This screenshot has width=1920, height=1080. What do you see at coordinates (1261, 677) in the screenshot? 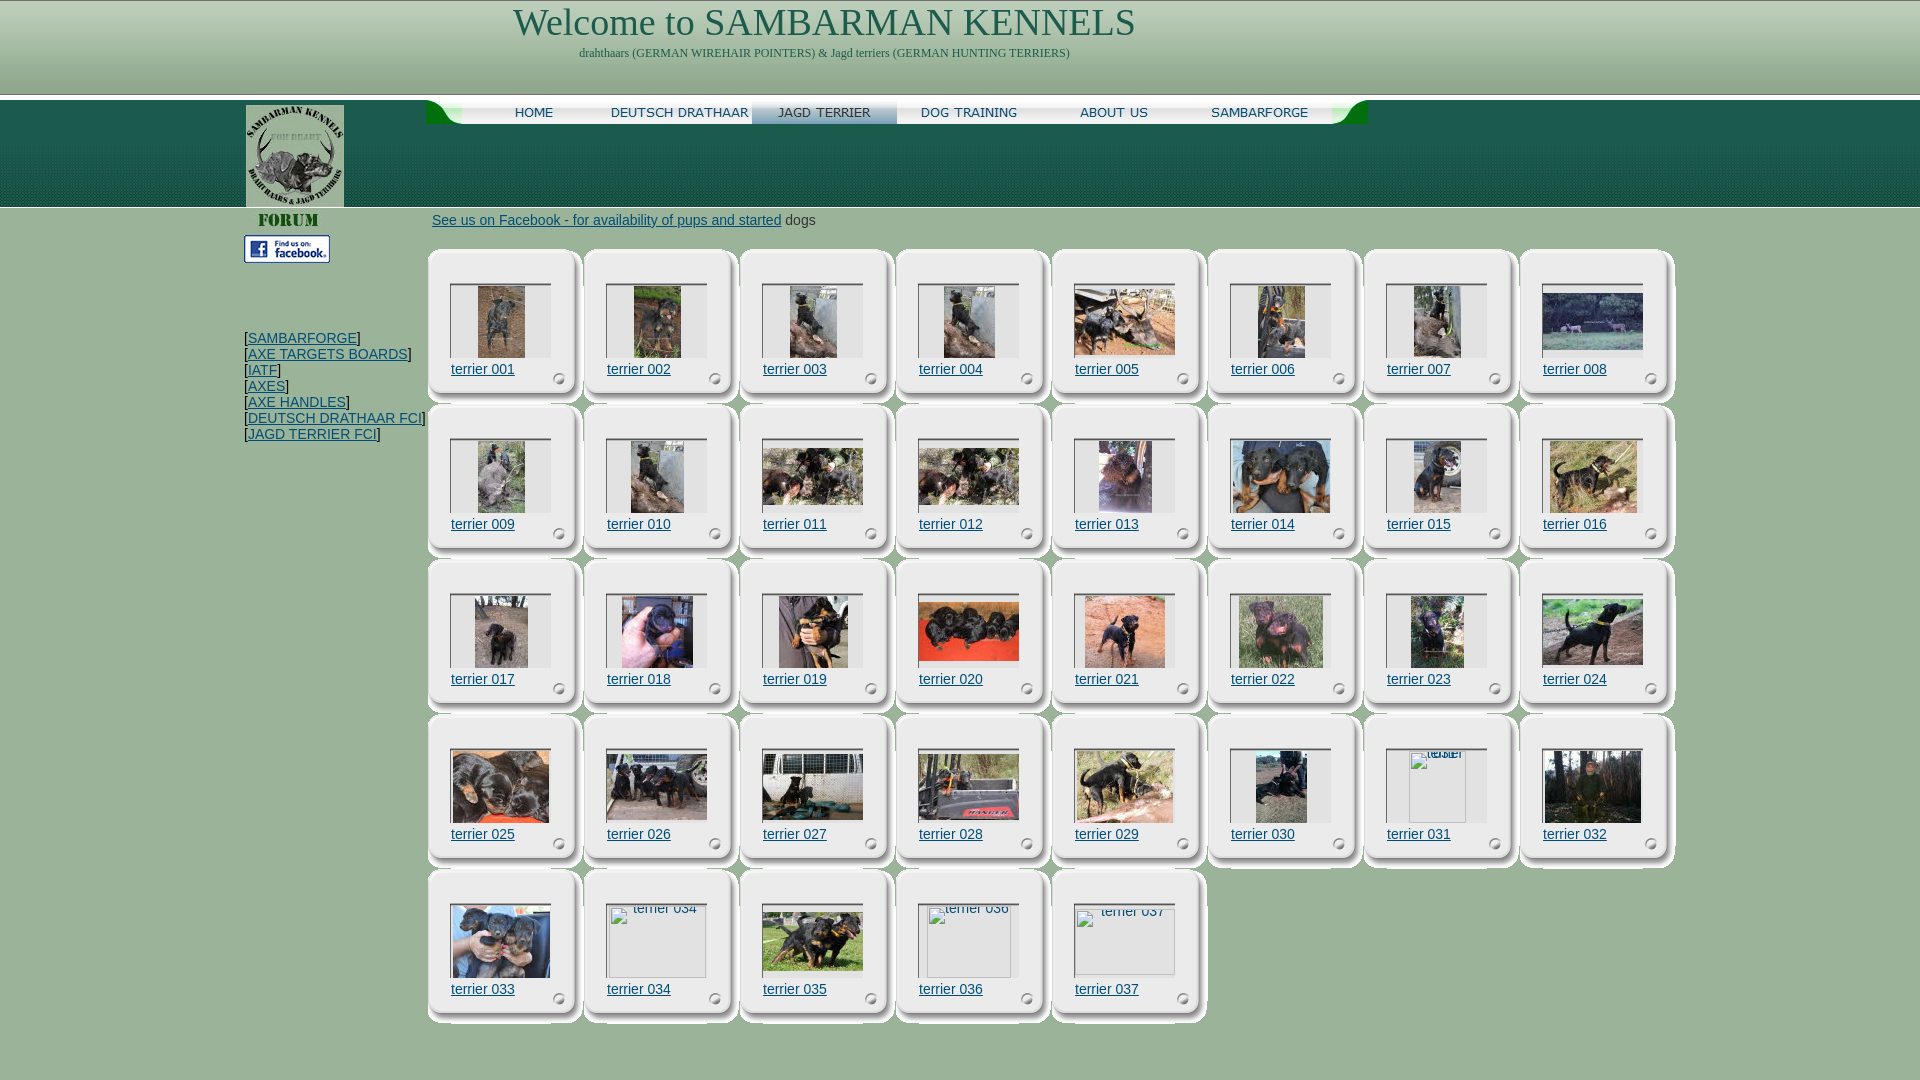
I see `'terrier 022'` at bounding box center [1261, 677].